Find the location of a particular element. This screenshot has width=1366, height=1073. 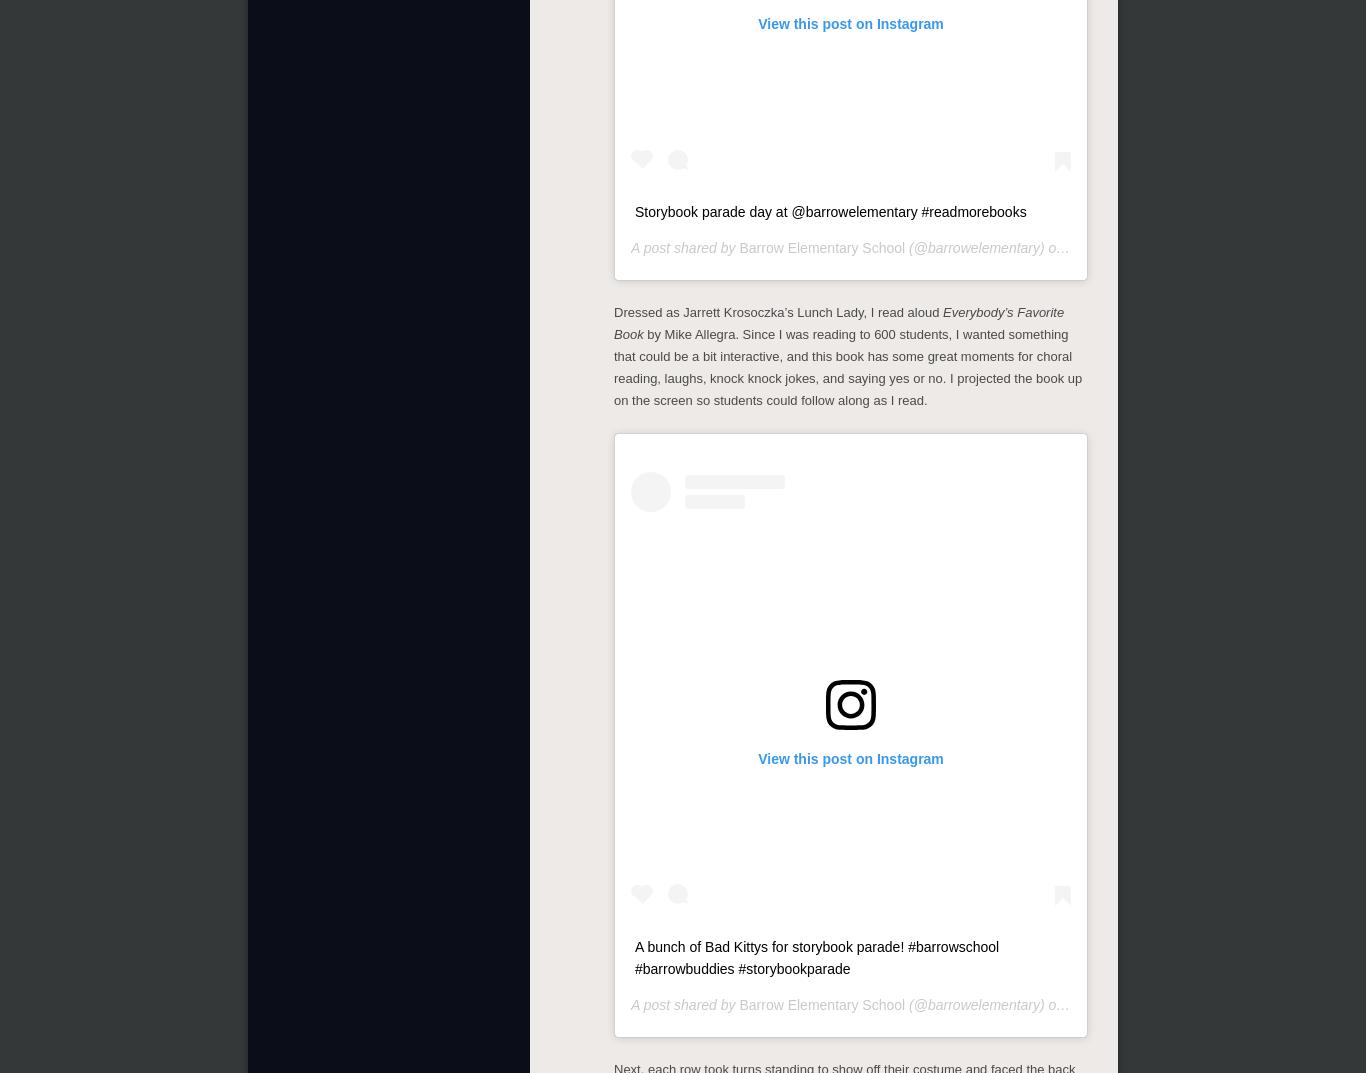

'Mar 8, 2019 at 6:55am PST' is located at coordinates (1153, 246).